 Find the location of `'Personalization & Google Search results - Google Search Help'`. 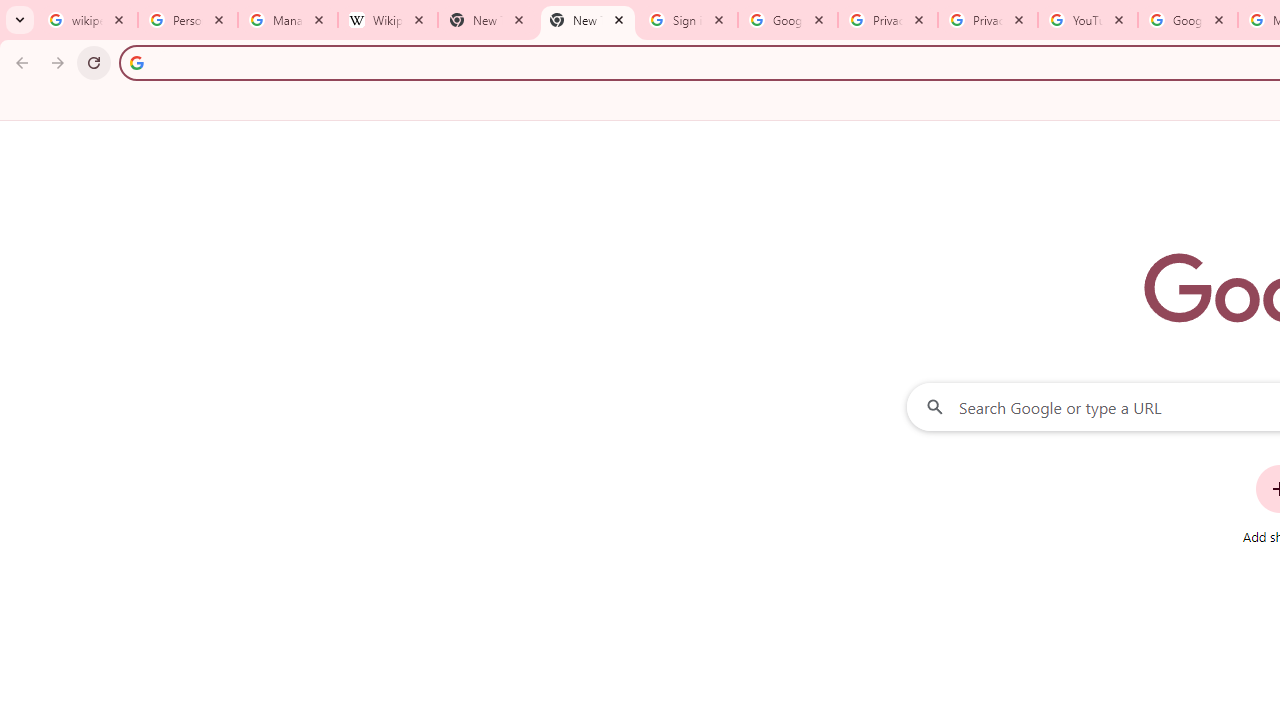

'Personalization & Google Search results - Google Search Help' is located at coordinates (188, 20).